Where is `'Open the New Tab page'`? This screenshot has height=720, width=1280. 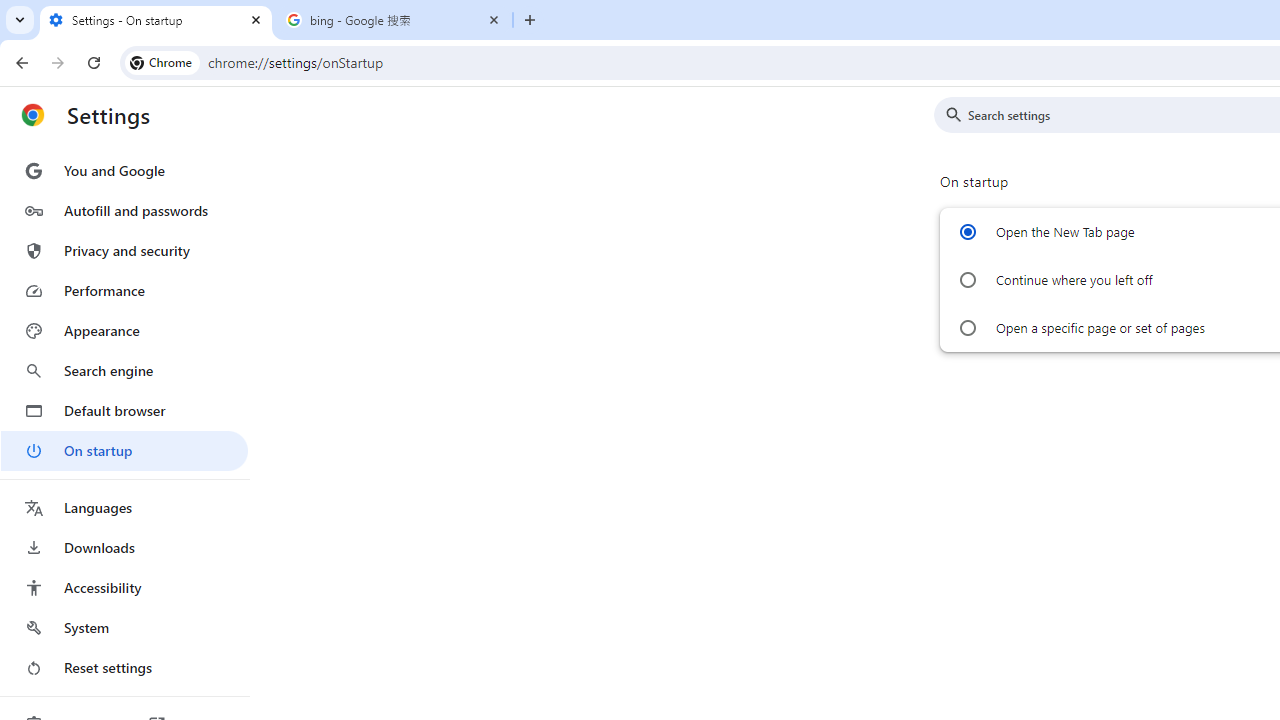 'Open the New Tab page' is located at coordinates (967, 231).